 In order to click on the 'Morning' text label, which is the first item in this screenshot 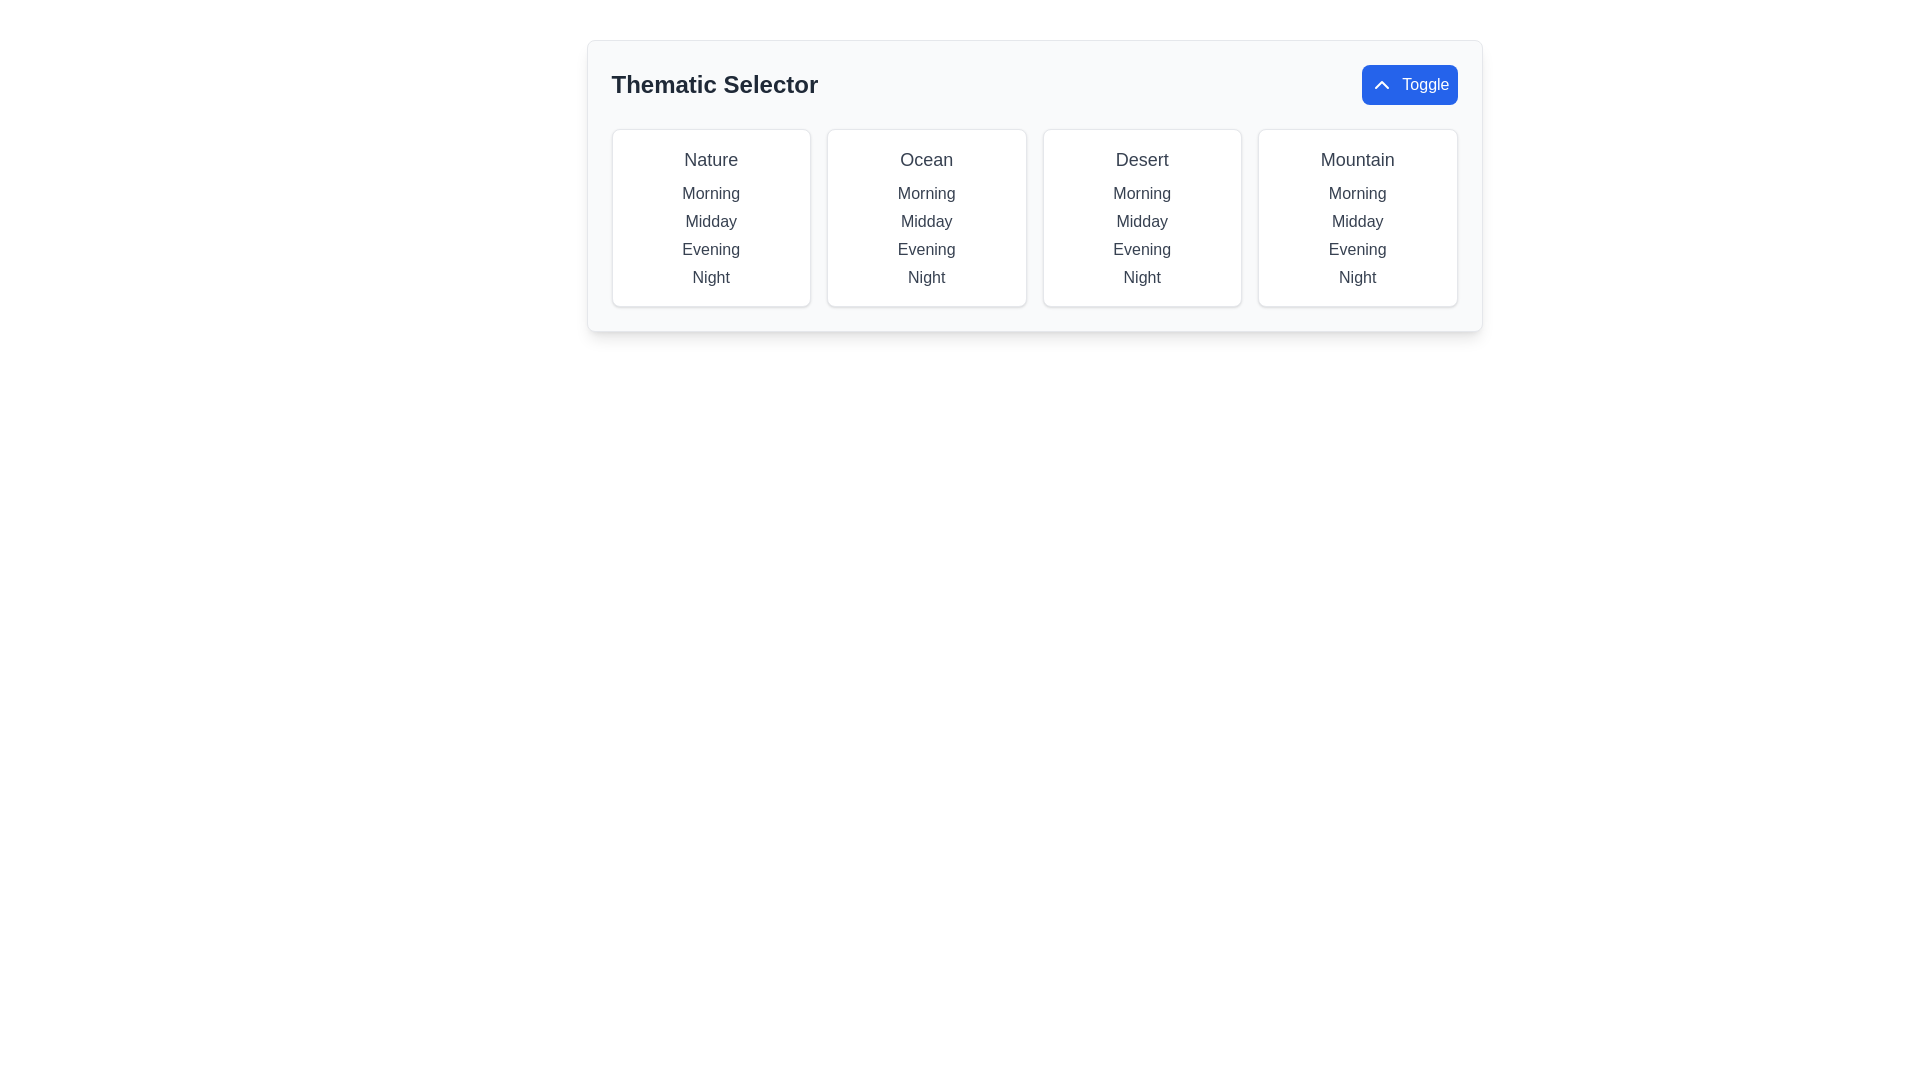, I will do `click(925, 193)`.